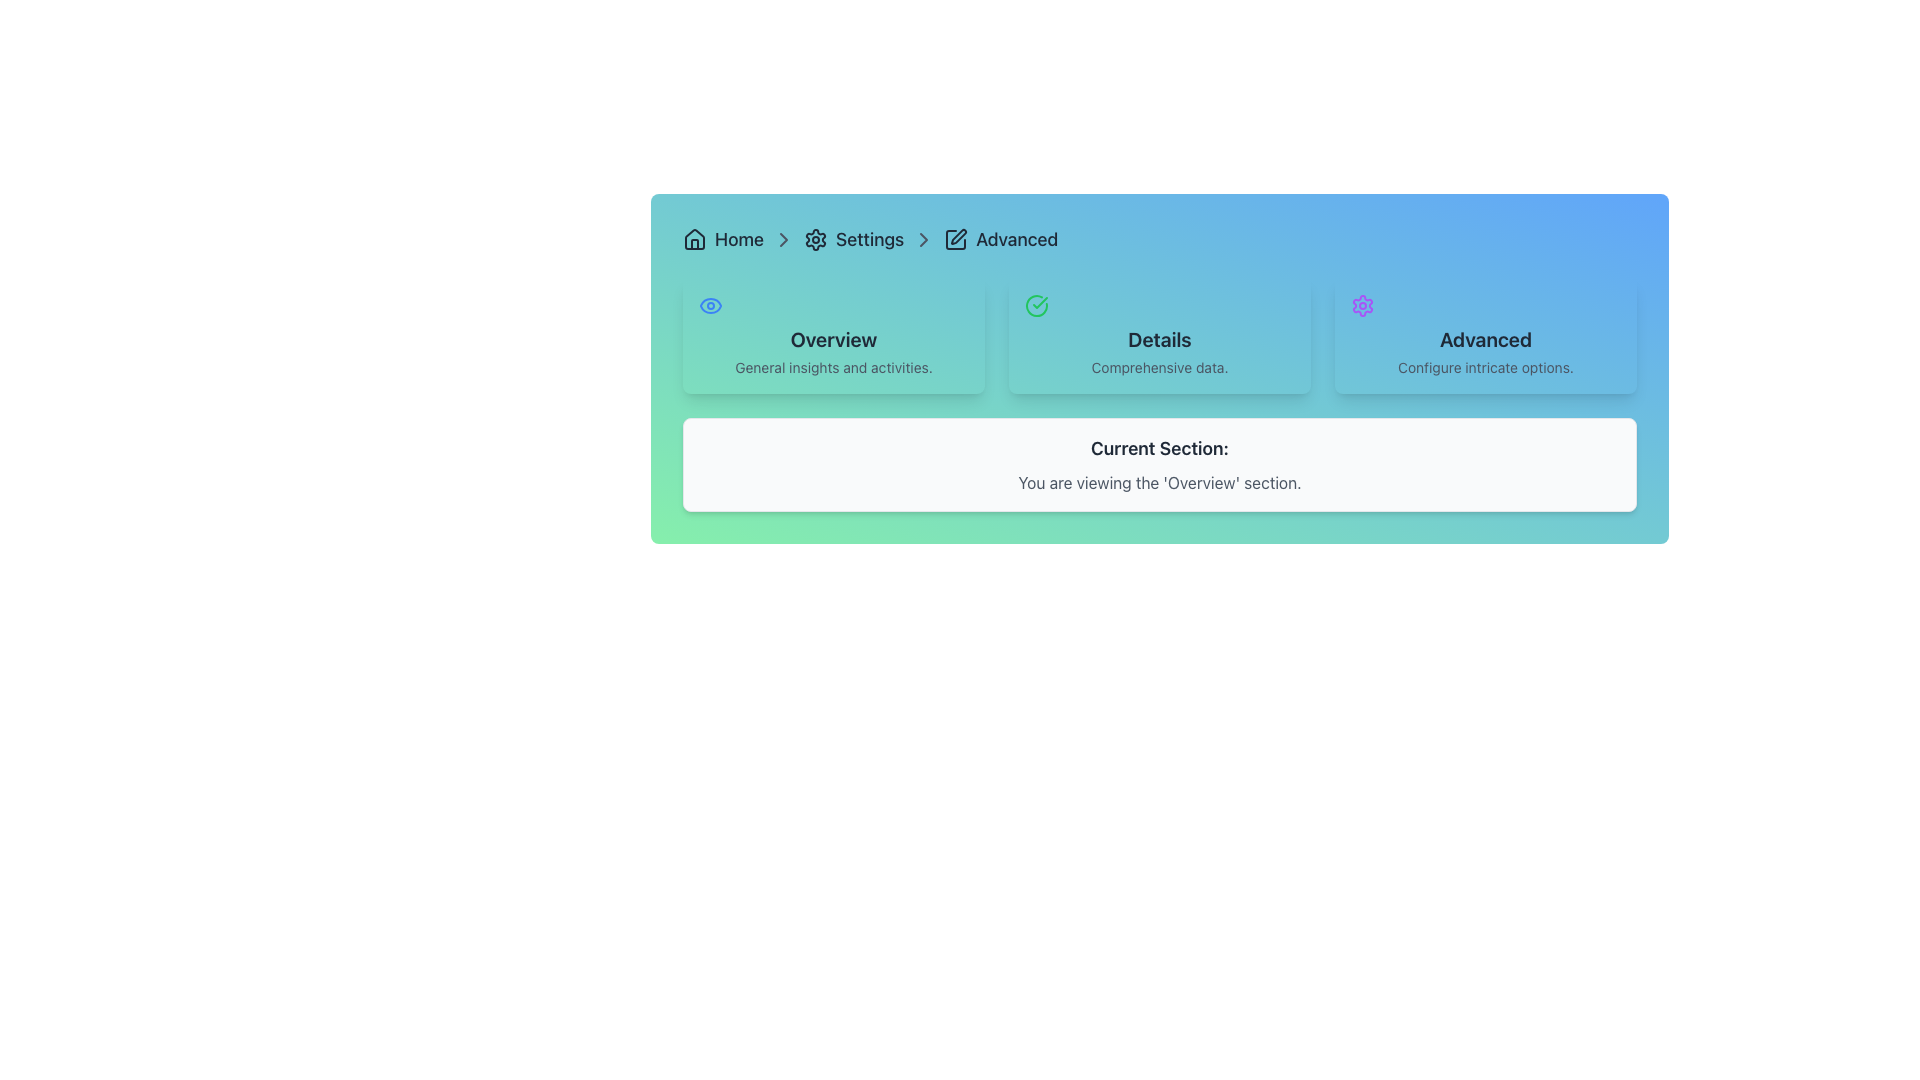 The width and height of the screenshot is (1920, 1080). Describe the element at coordinates (1486, 367) in the screenshot. I see `the descriptive label text providing additional information about the 'Advanced' section, located below the title 'Advanced' on the far-right side of the layout` at that location.